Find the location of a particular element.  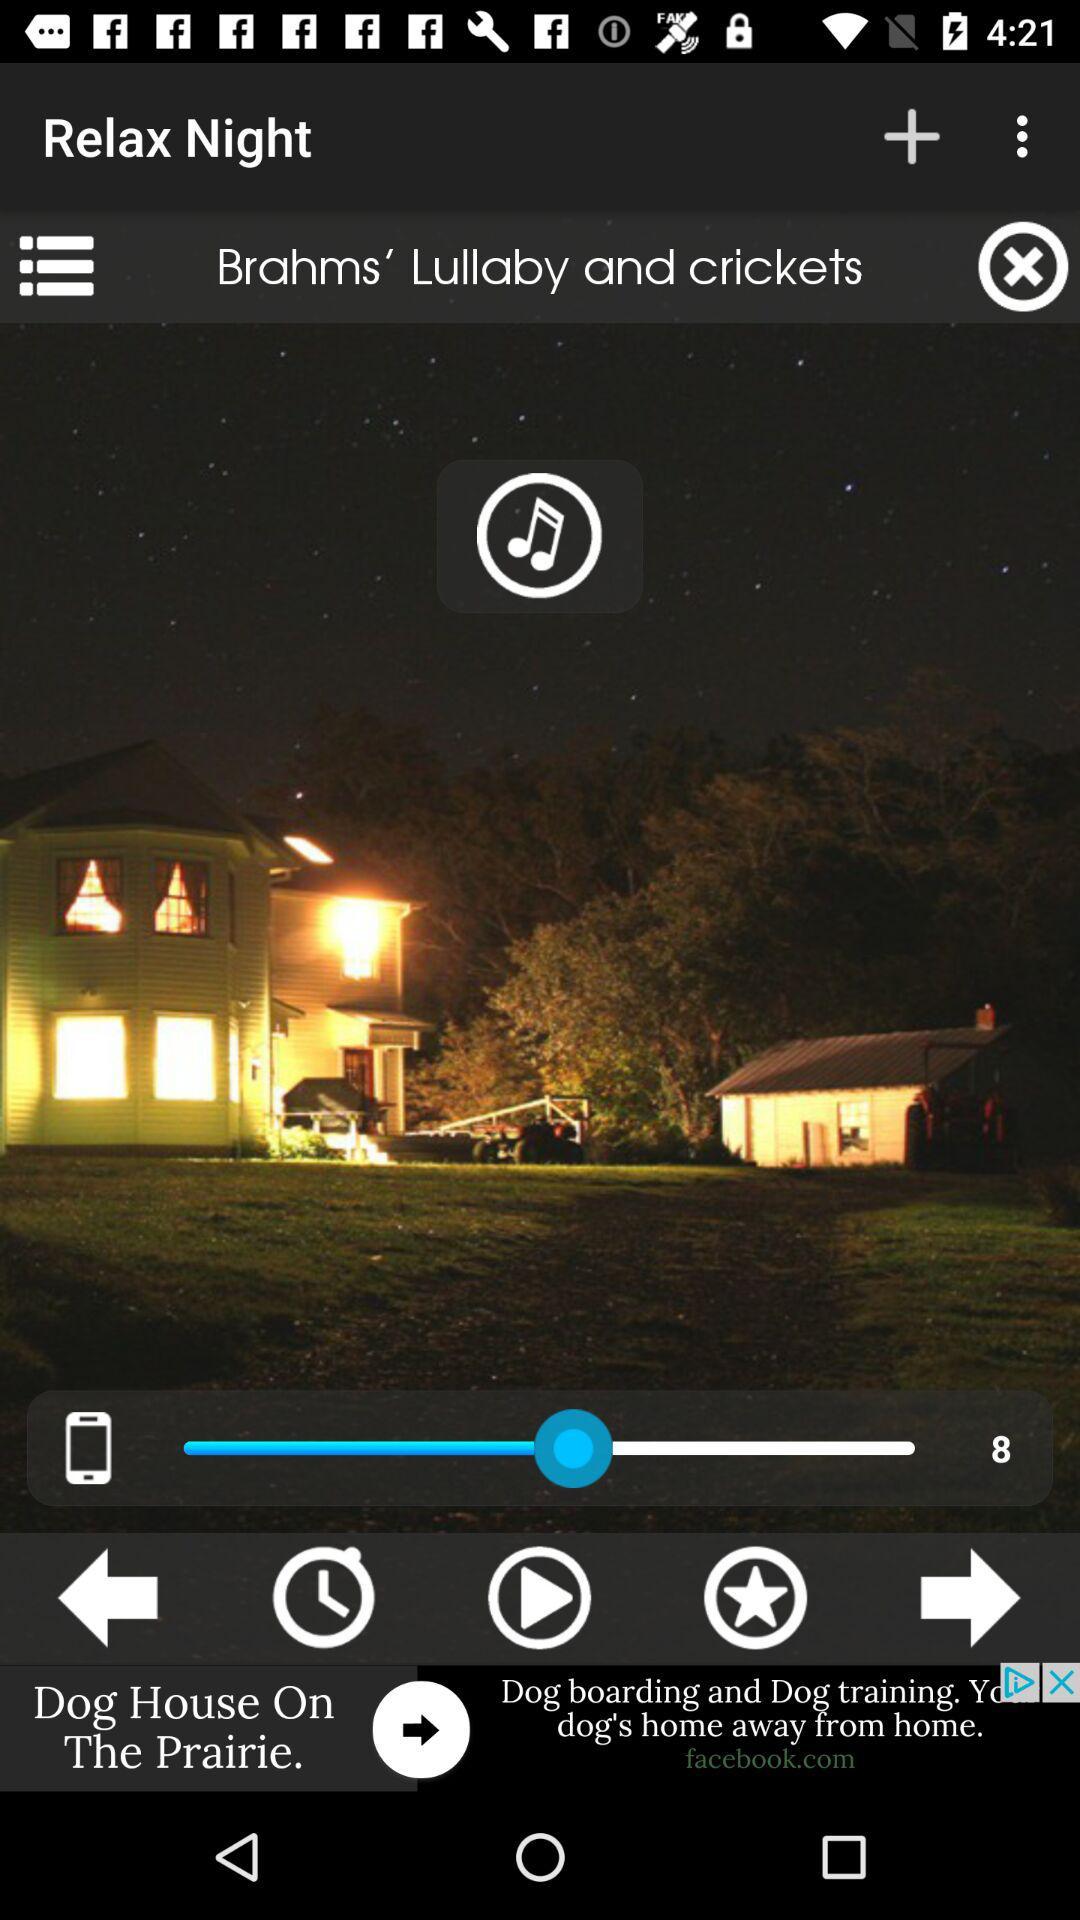

the app next to brahms lullaby and is located at coordinates (1023, 265).